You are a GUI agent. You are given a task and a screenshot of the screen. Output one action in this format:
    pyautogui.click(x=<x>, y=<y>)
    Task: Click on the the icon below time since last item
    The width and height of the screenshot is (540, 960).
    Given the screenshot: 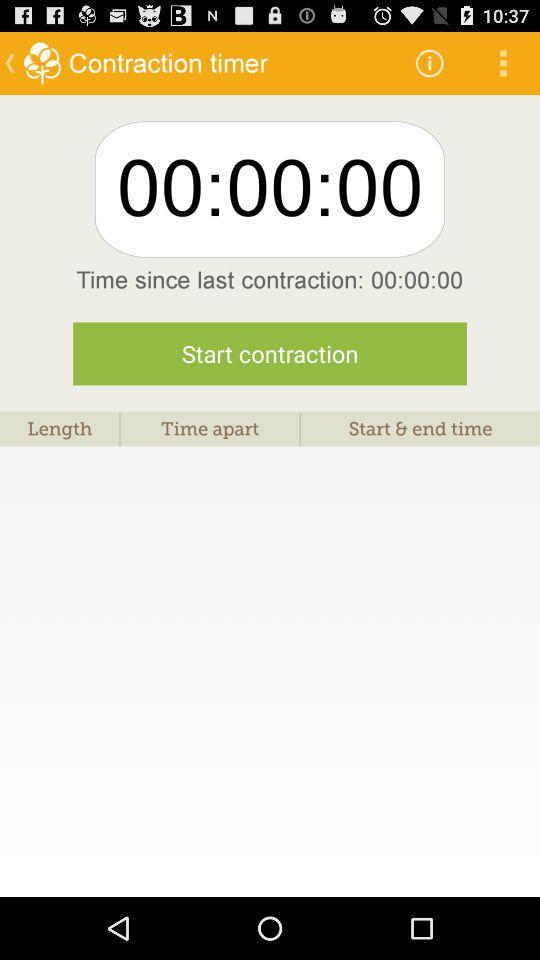 What is the action you would take?
    pyautogui.click(x=270, y=353)
    